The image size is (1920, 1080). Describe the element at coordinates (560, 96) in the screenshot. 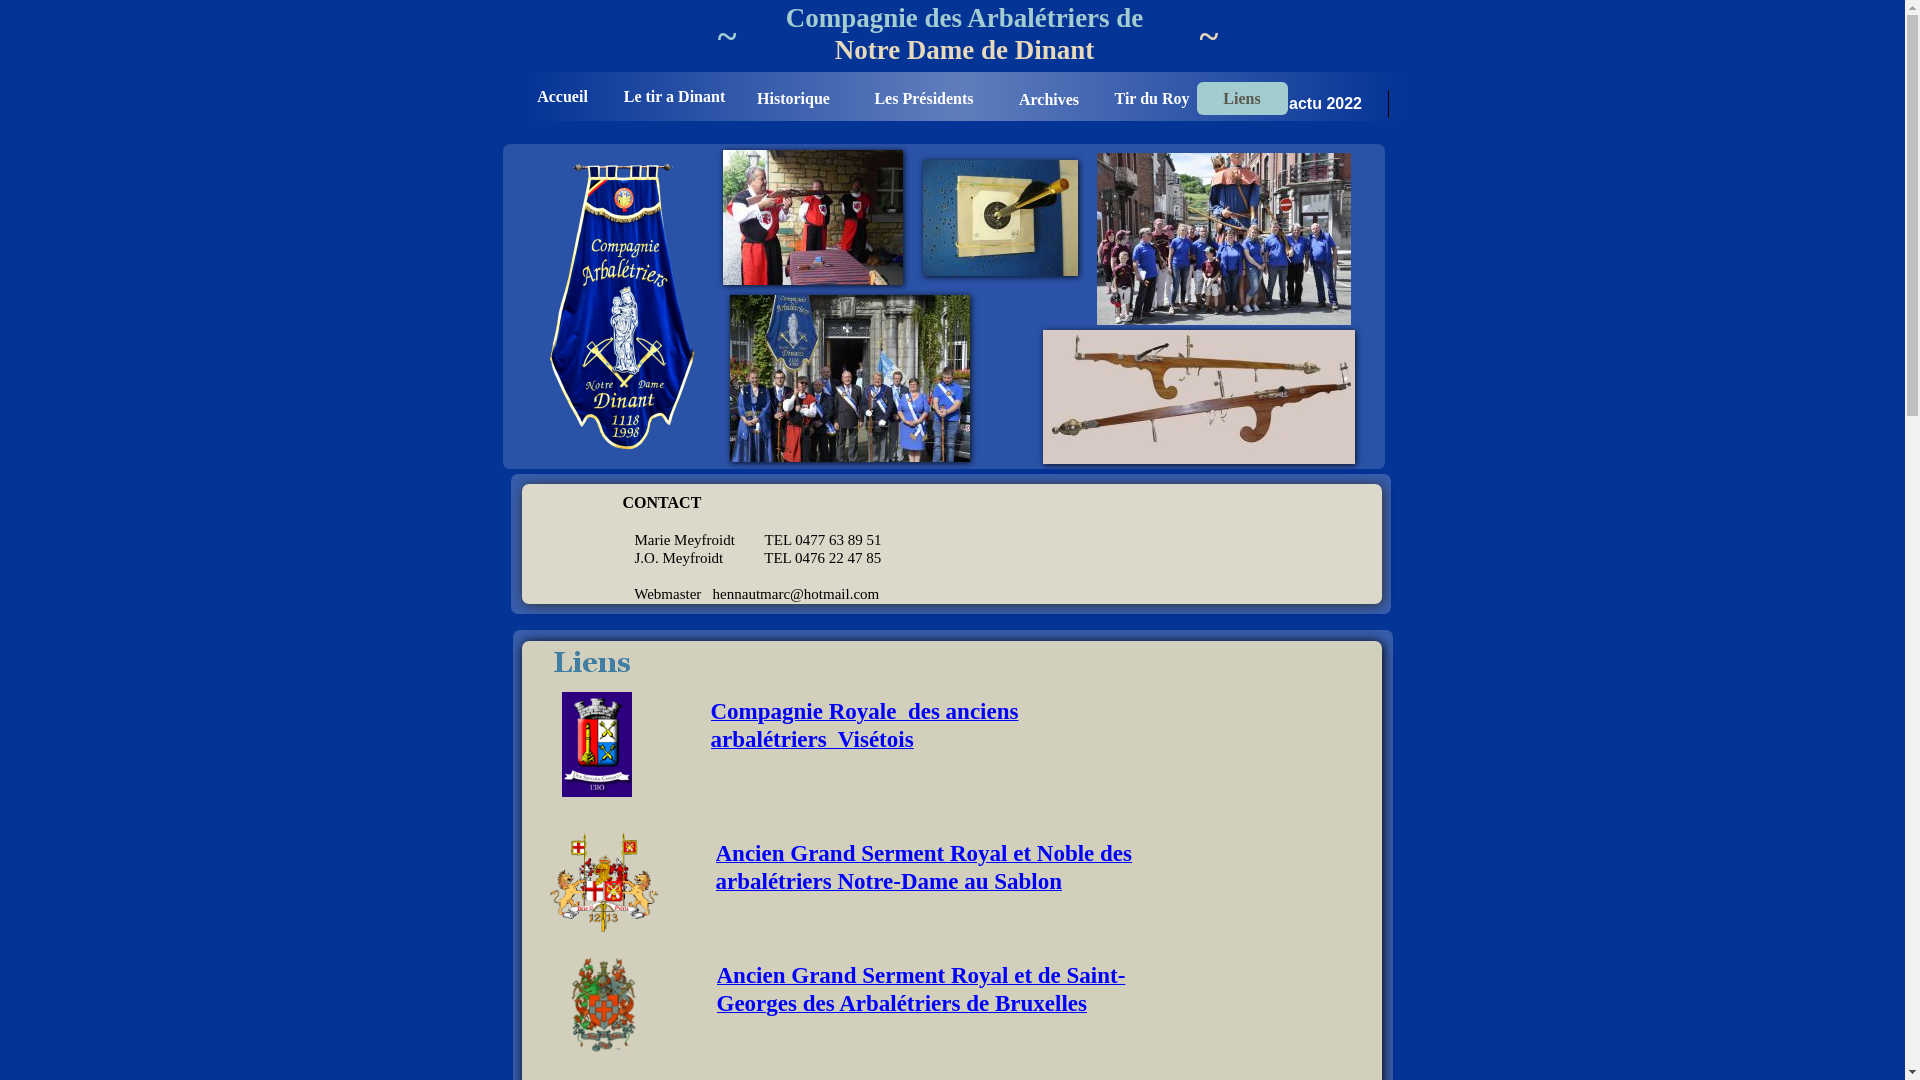

I see `'Accueil'` at that location.